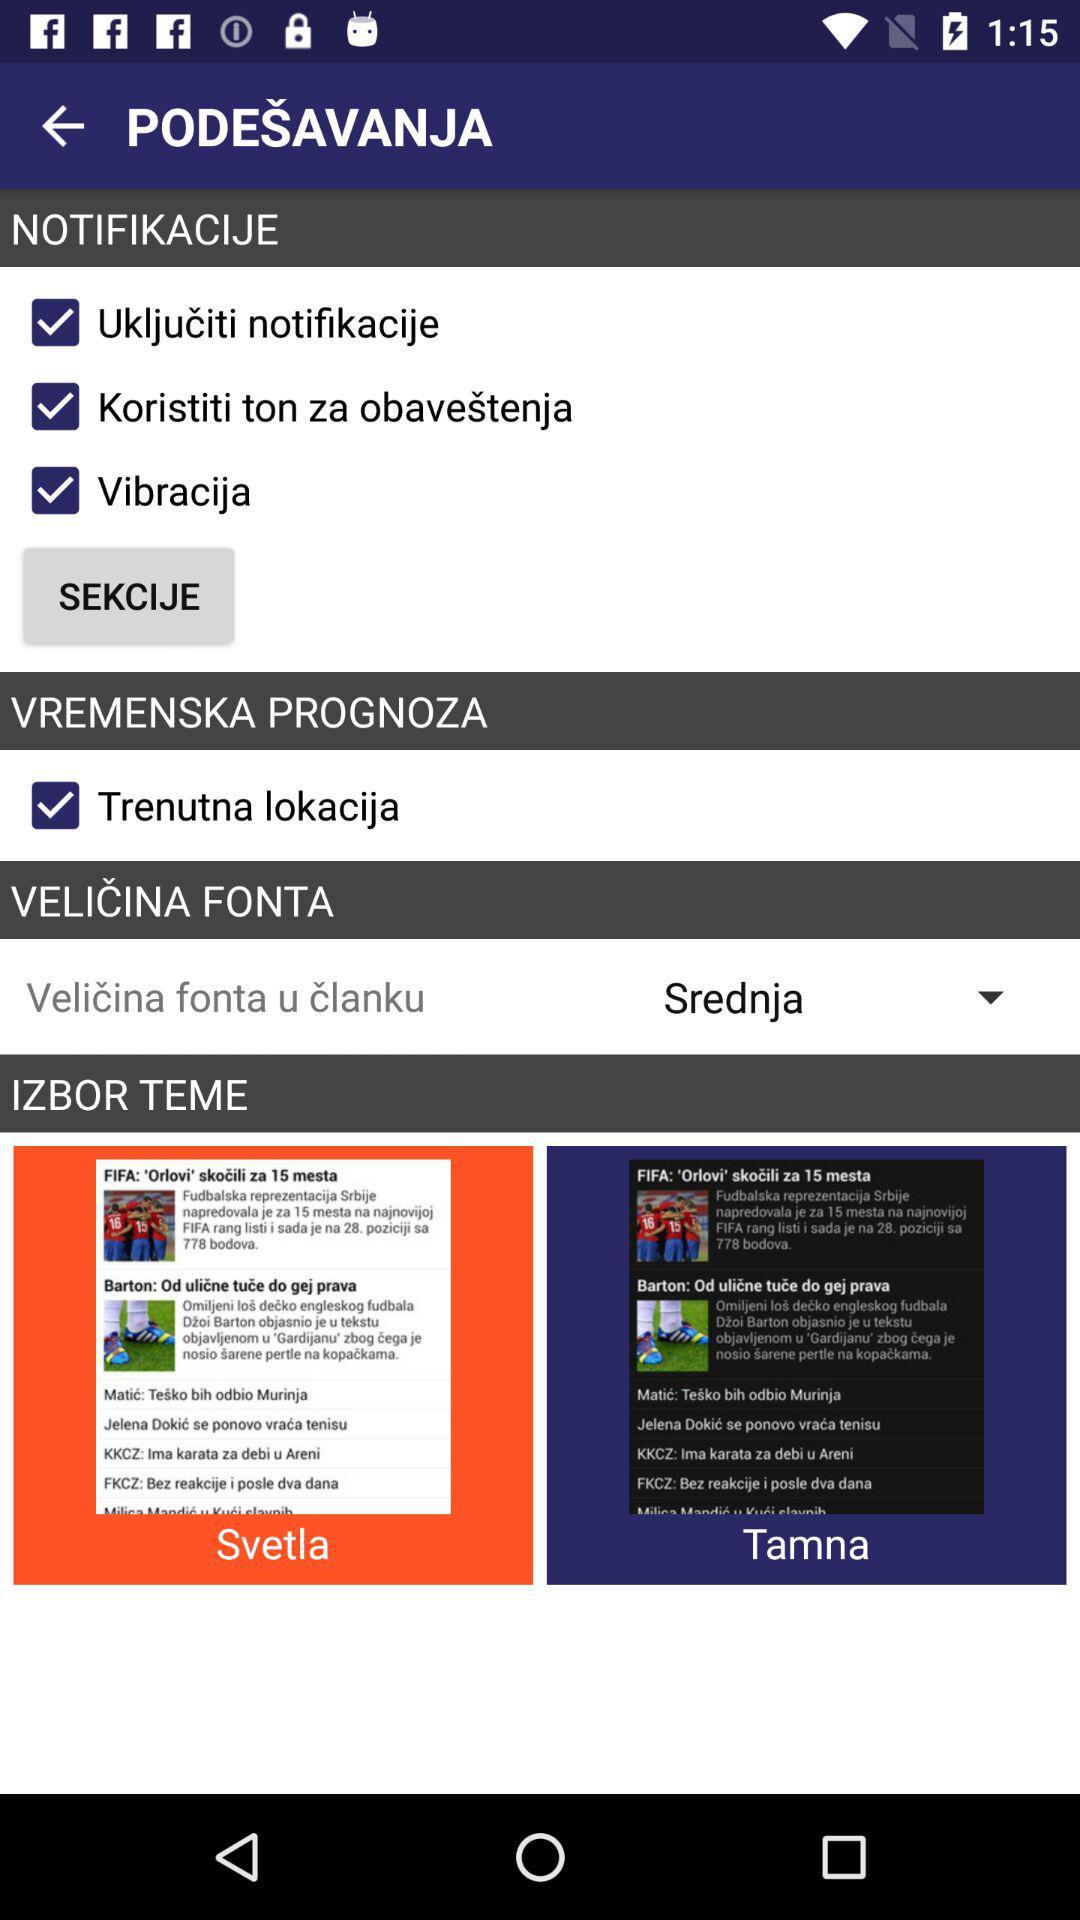 This screenshot has height=1920, width=1080. Describe the element at coordinates (129, 594) in the screenshot. I see `the code sekcije` at that location.